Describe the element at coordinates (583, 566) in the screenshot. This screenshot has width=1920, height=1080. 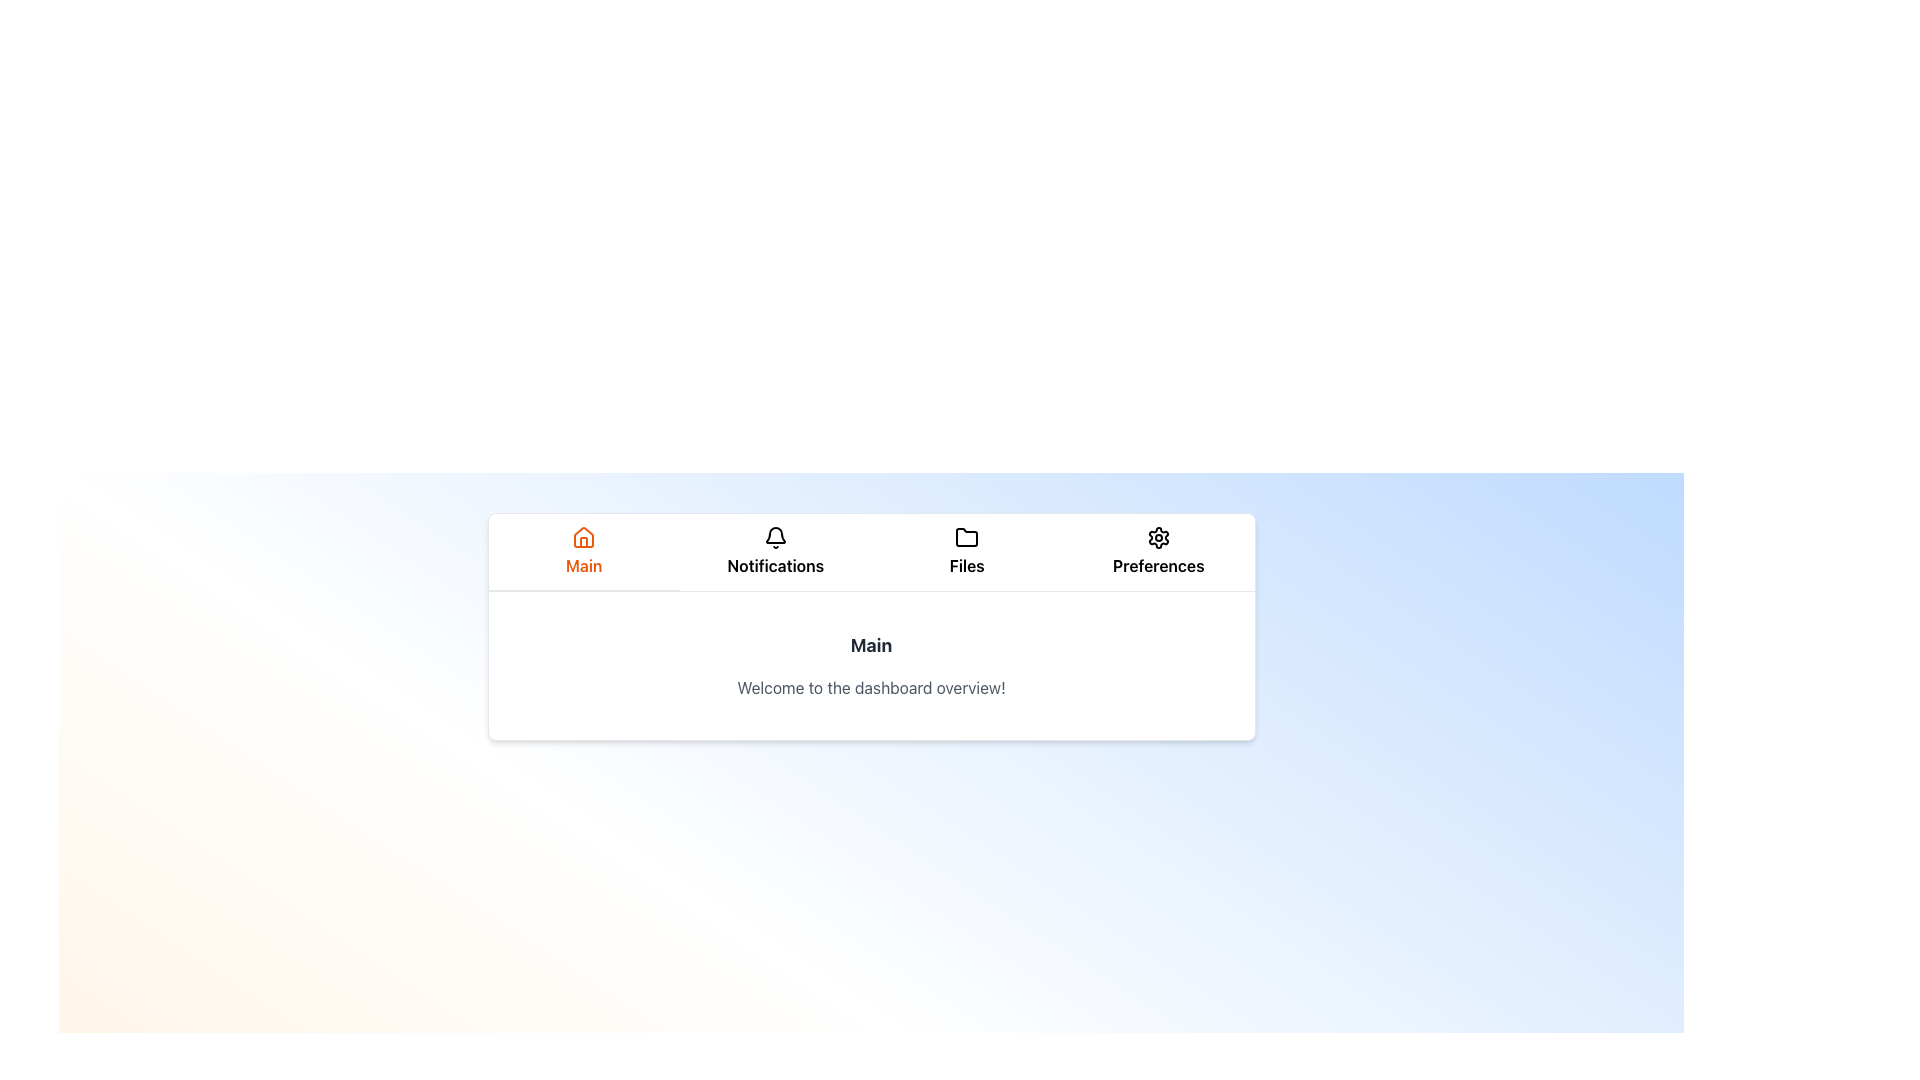
I see `displayed text from the 'Main' label located in the navigation bar, positioned centrally beneath the house-shaped icon` at that location.